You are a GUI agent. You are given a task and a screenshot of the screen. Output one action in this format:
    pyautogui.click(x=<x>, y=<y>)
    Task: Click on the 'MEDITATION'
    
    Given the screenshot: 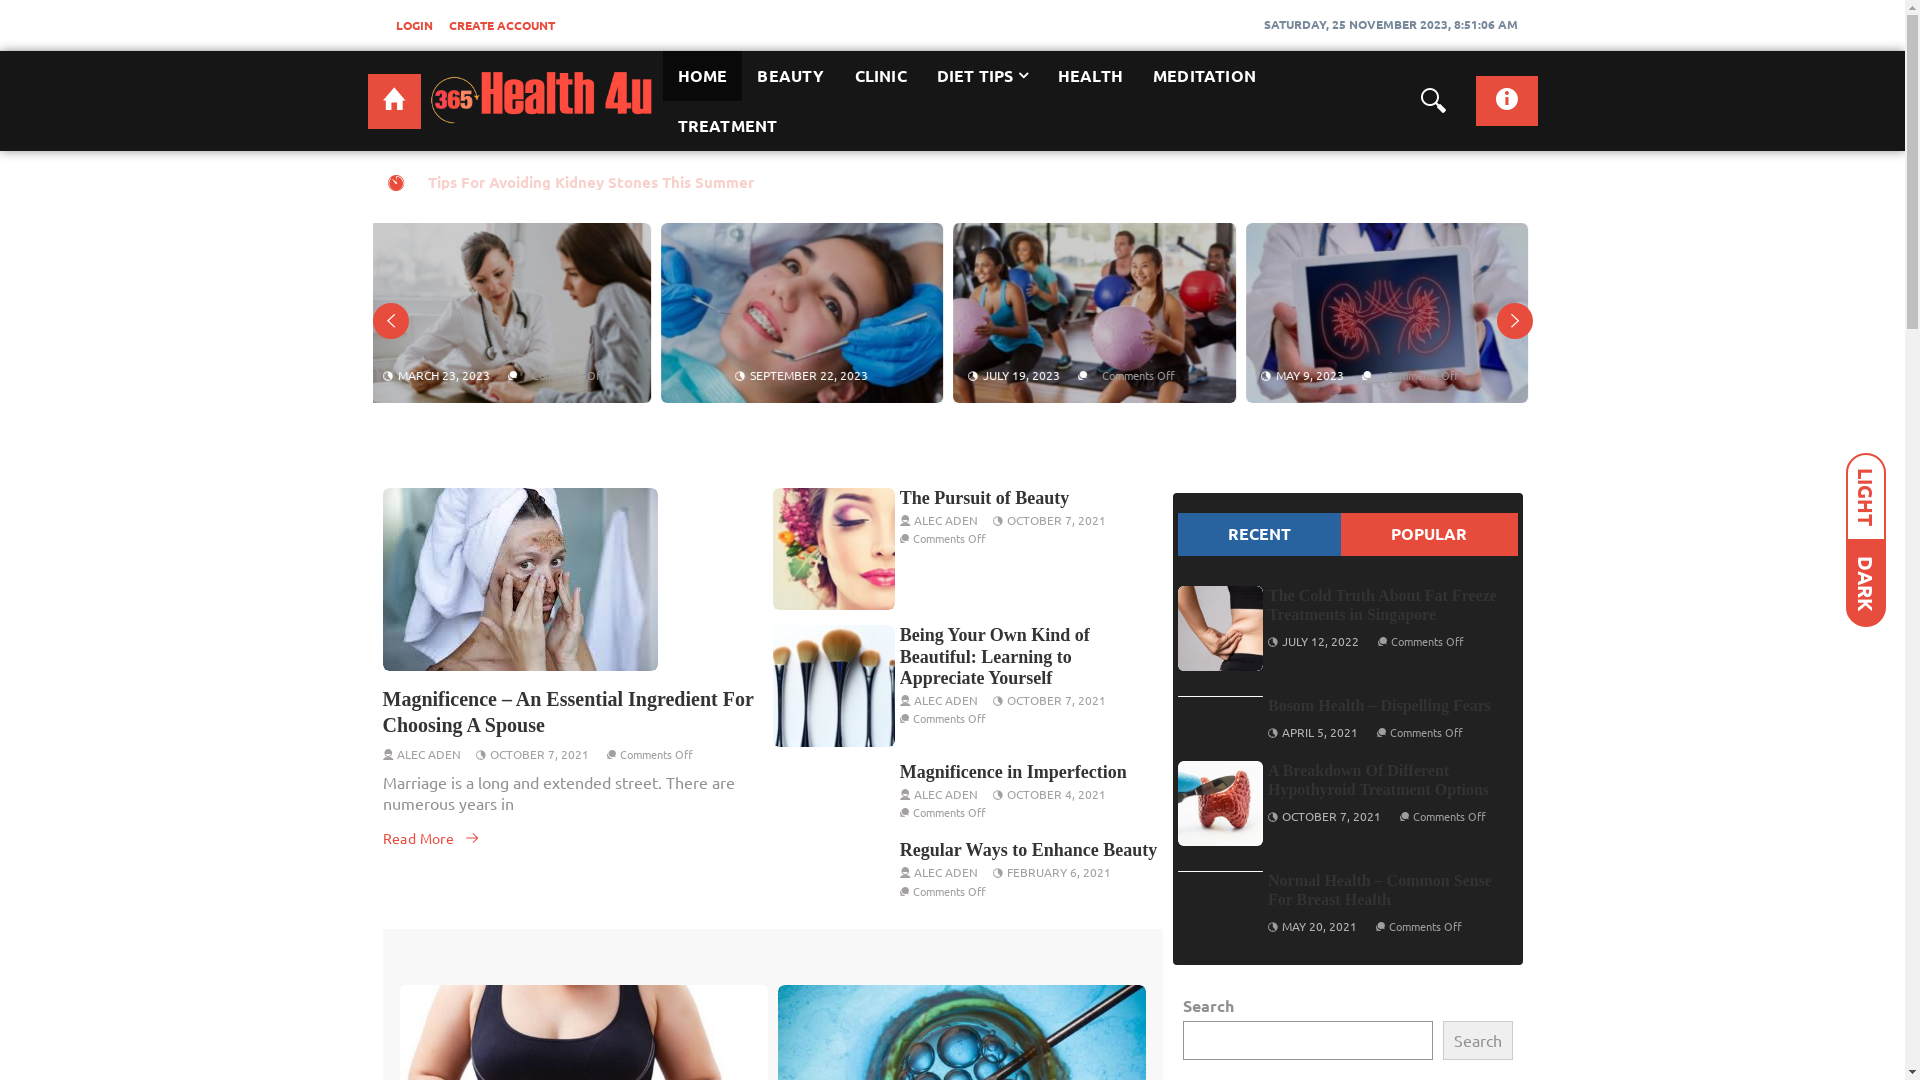 What is the action you would take?
    pyautogui.click(x=1203, y=75)
    